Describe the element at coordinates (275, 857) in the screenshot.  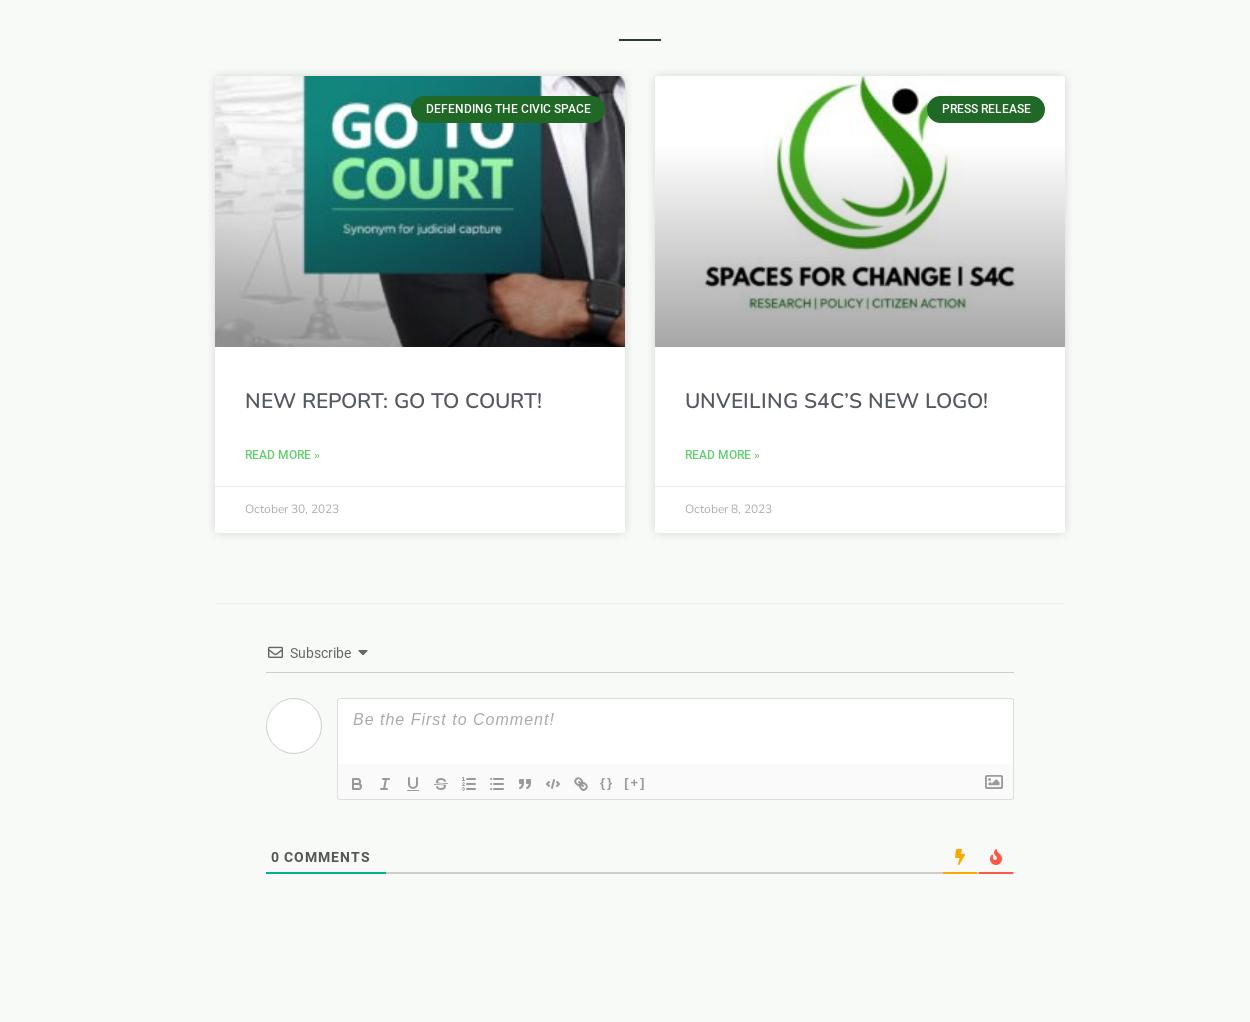
I see `'0'` at that location.